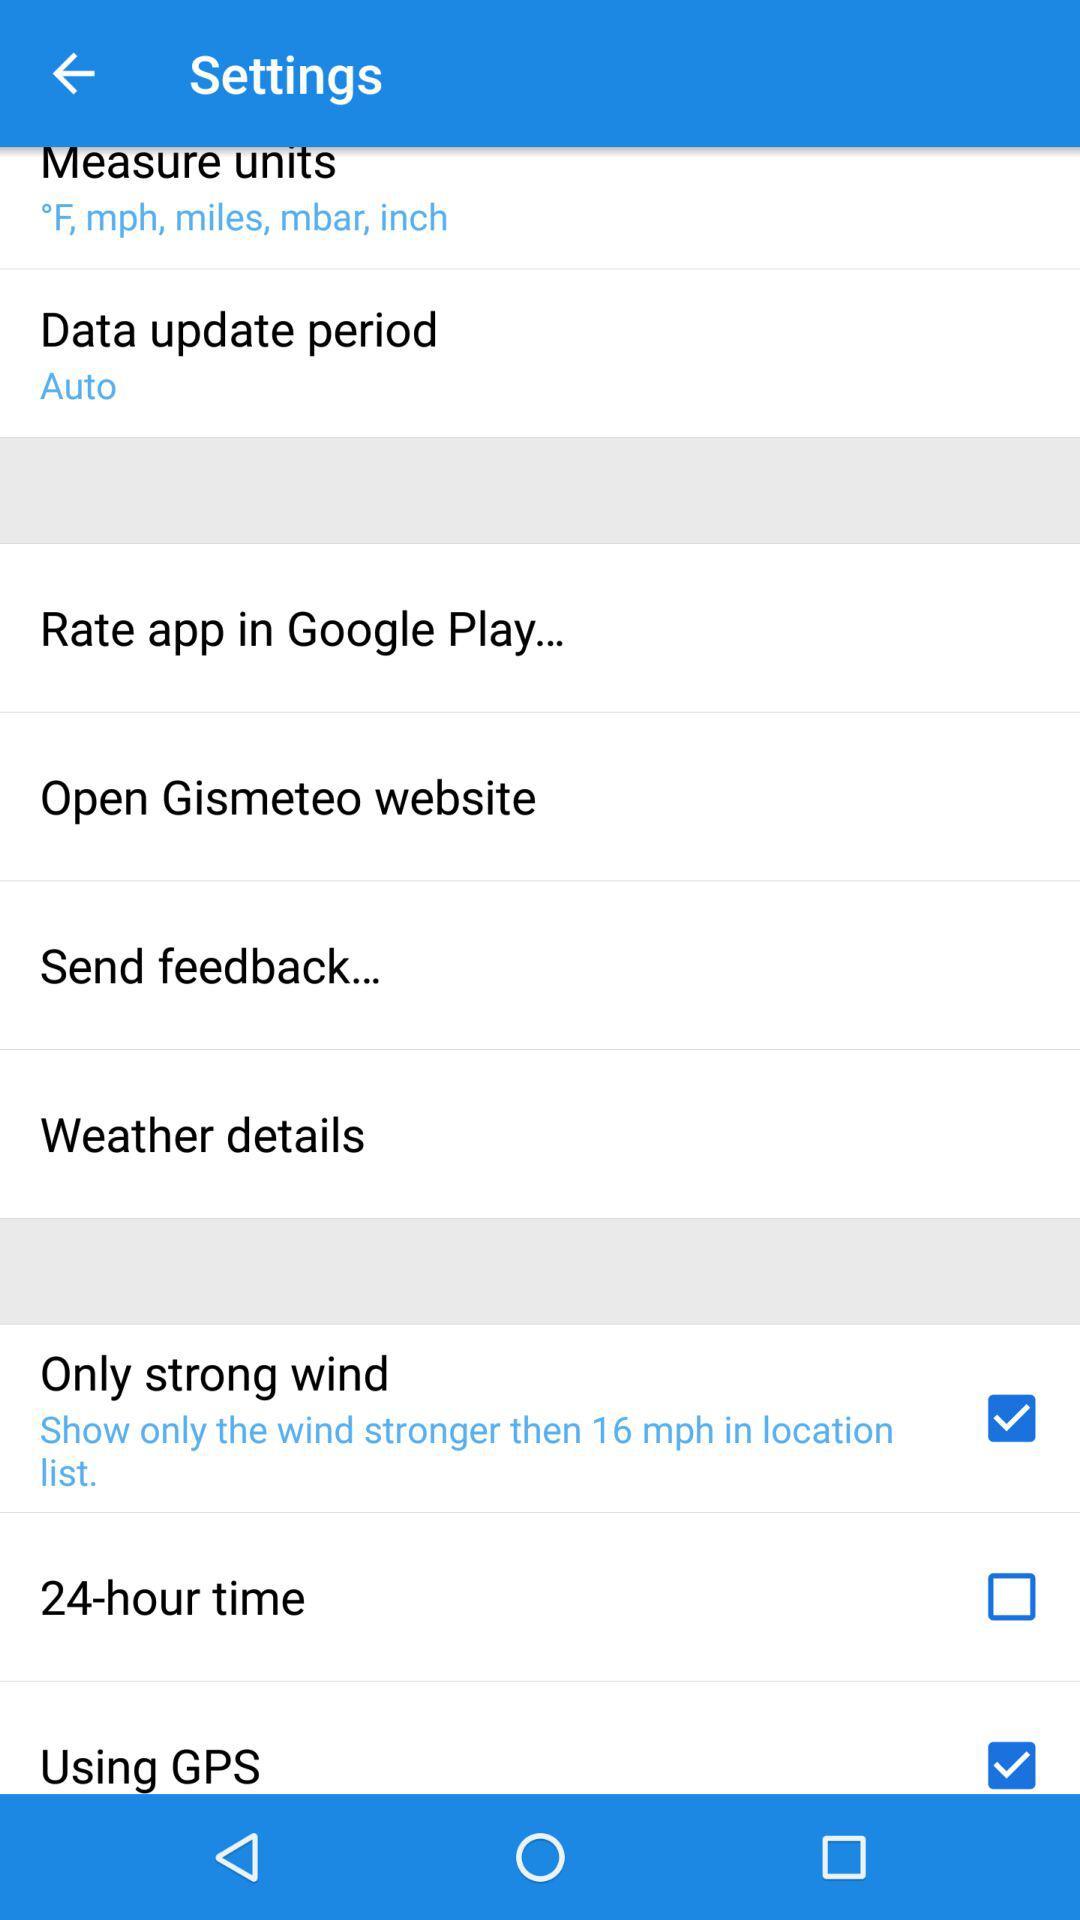  What do you see at coordinates (1011, 1757) in the screenshot?
I see `the last check box` at bounding box center [1011, 1757].